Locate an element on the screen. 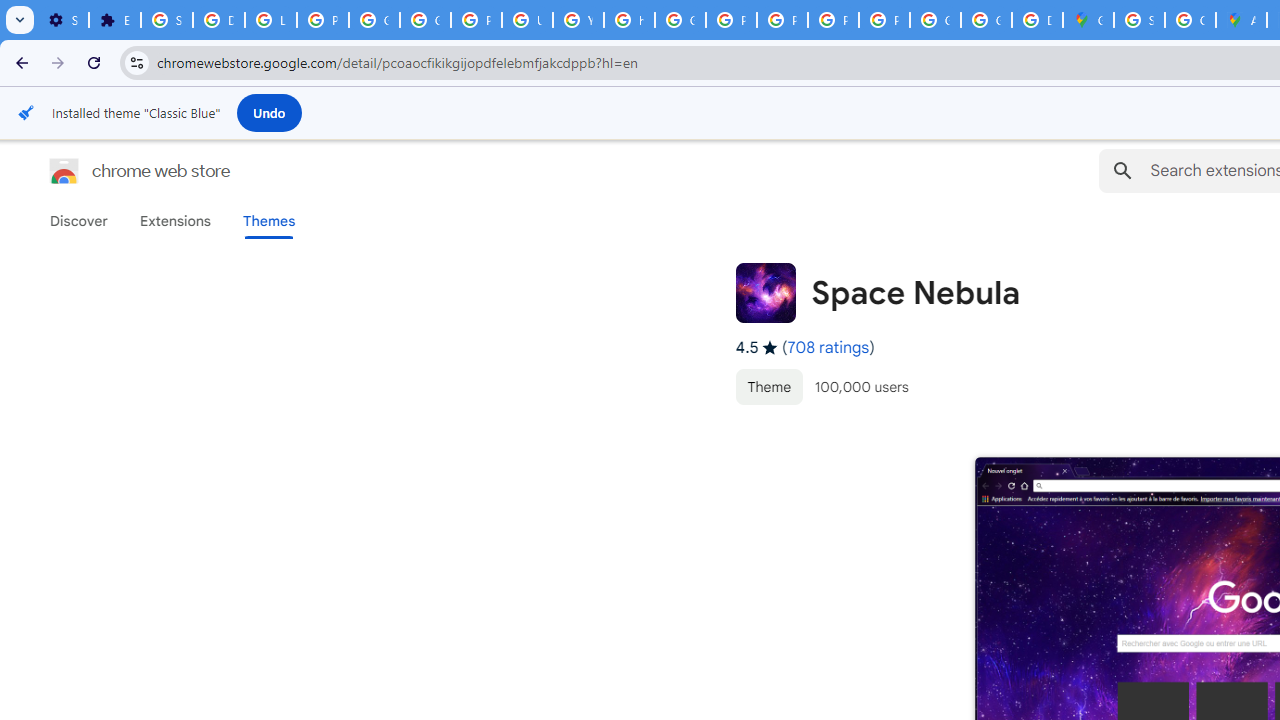 The height and width of the screenshot is (720, 1280). 'Undo' is located at coordinates (268, 113).